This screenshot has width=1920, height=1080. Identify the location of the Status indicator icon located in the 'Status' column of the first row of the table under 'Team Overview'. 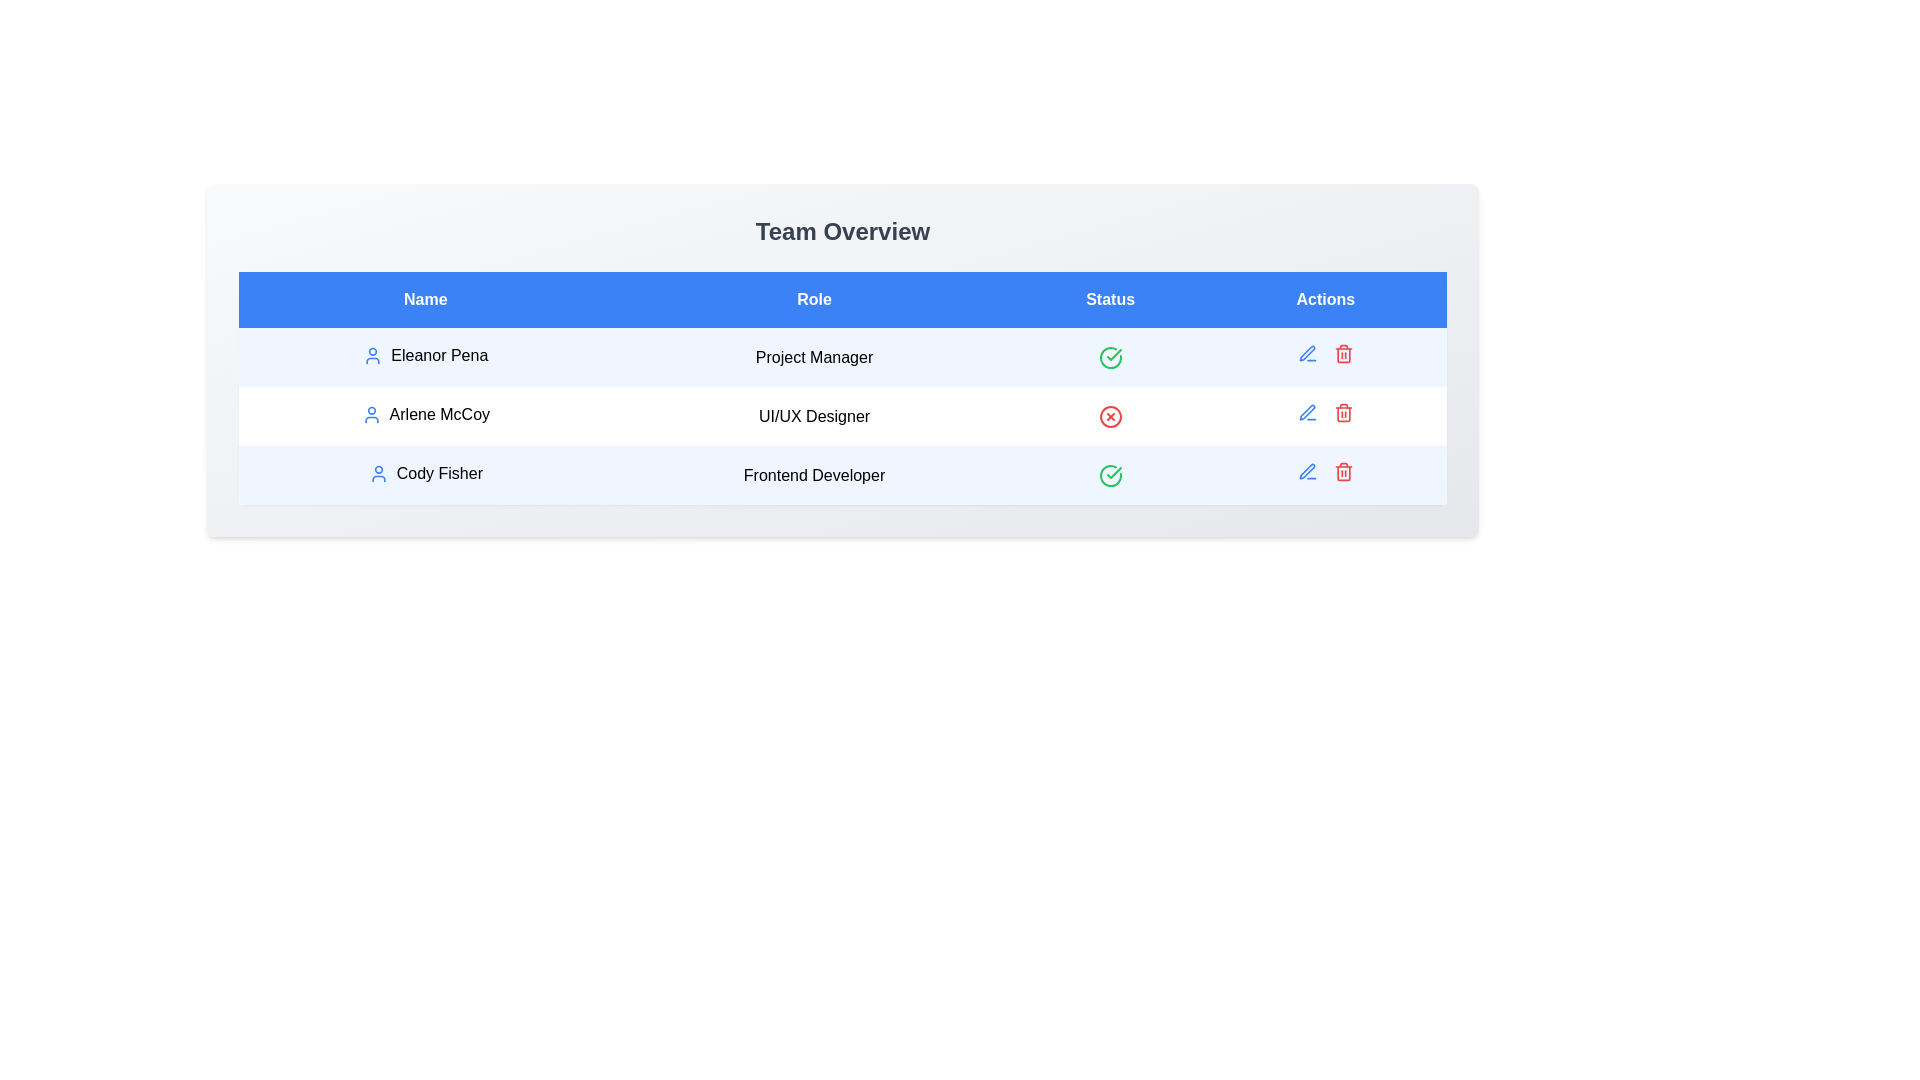
(1109, 475).